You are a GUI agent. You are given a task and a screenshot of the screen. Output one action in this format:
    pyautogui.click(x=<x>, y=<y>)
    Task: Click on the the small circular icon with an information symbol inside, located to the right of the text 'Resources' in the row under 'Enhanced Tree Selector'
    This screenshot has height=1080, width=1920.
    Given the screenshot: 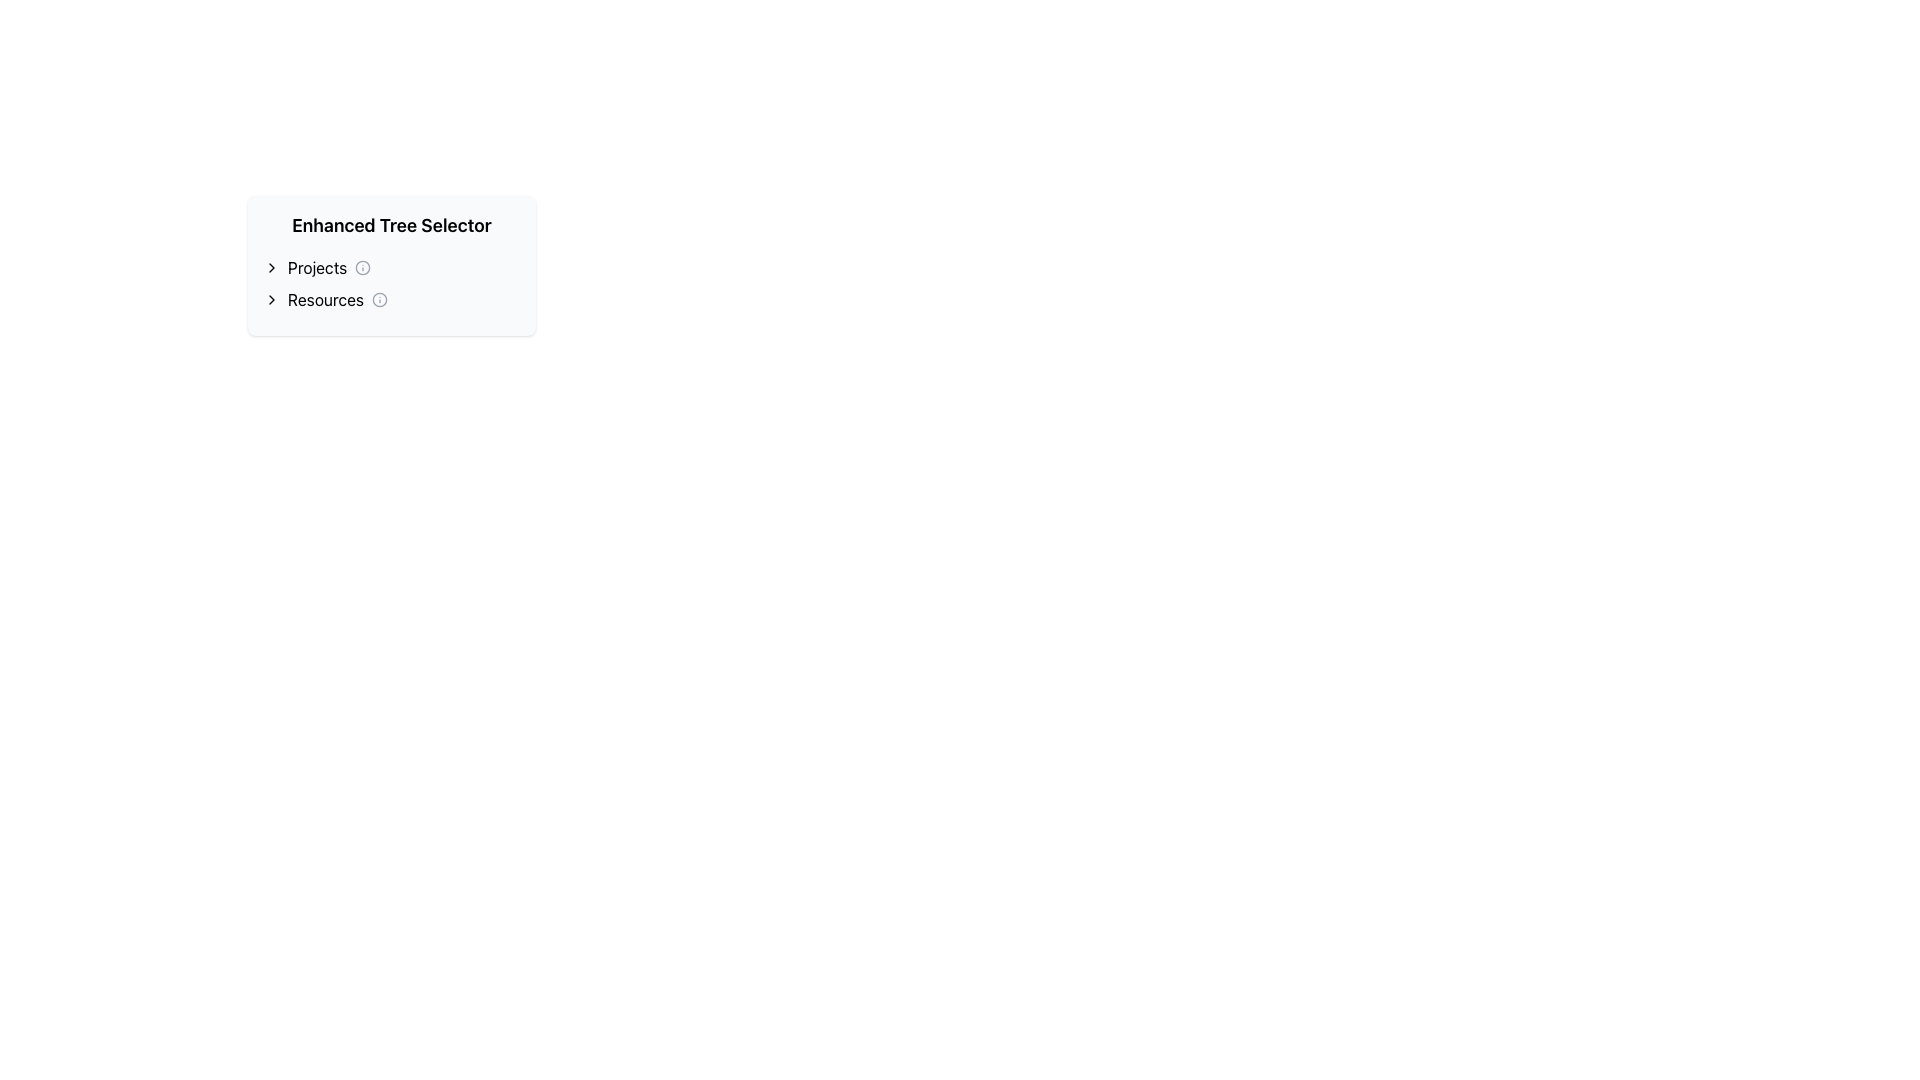 What is the action you would take?
    pyautogui.click(x=379, y=300)
    